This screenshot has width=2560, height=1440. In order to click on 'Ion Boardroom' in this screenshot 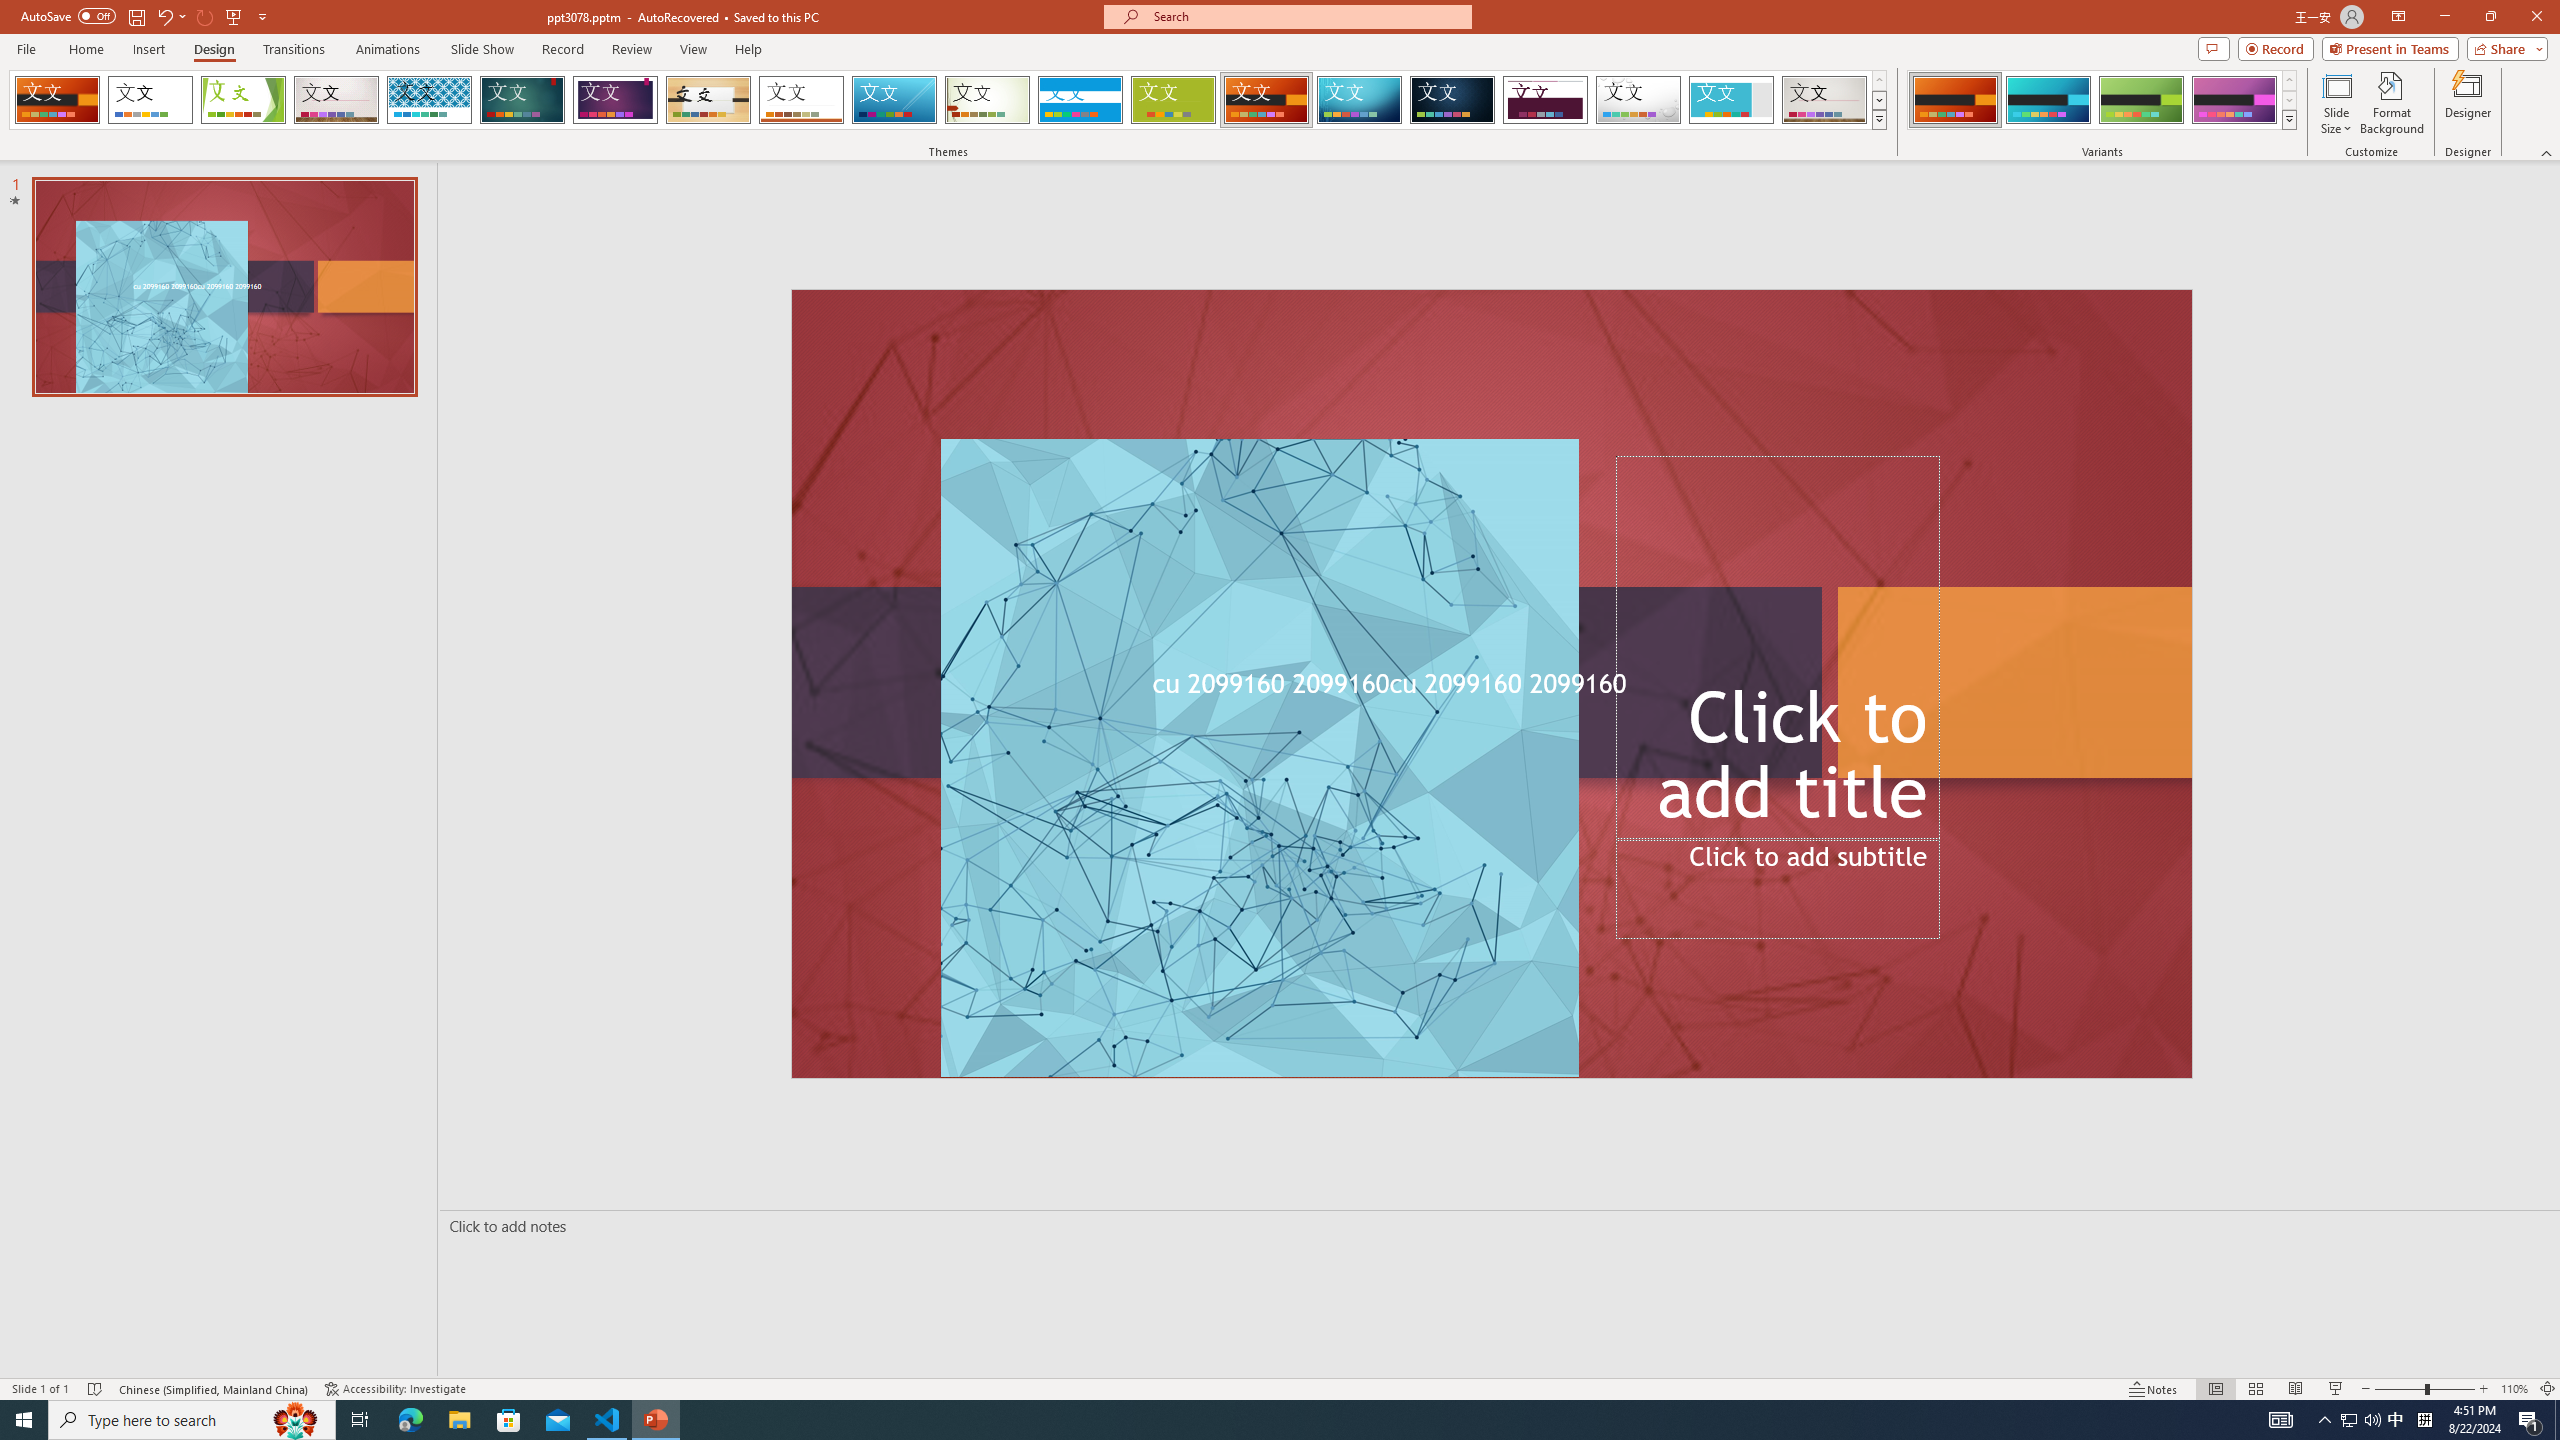, I will do `click(615, 99)`.